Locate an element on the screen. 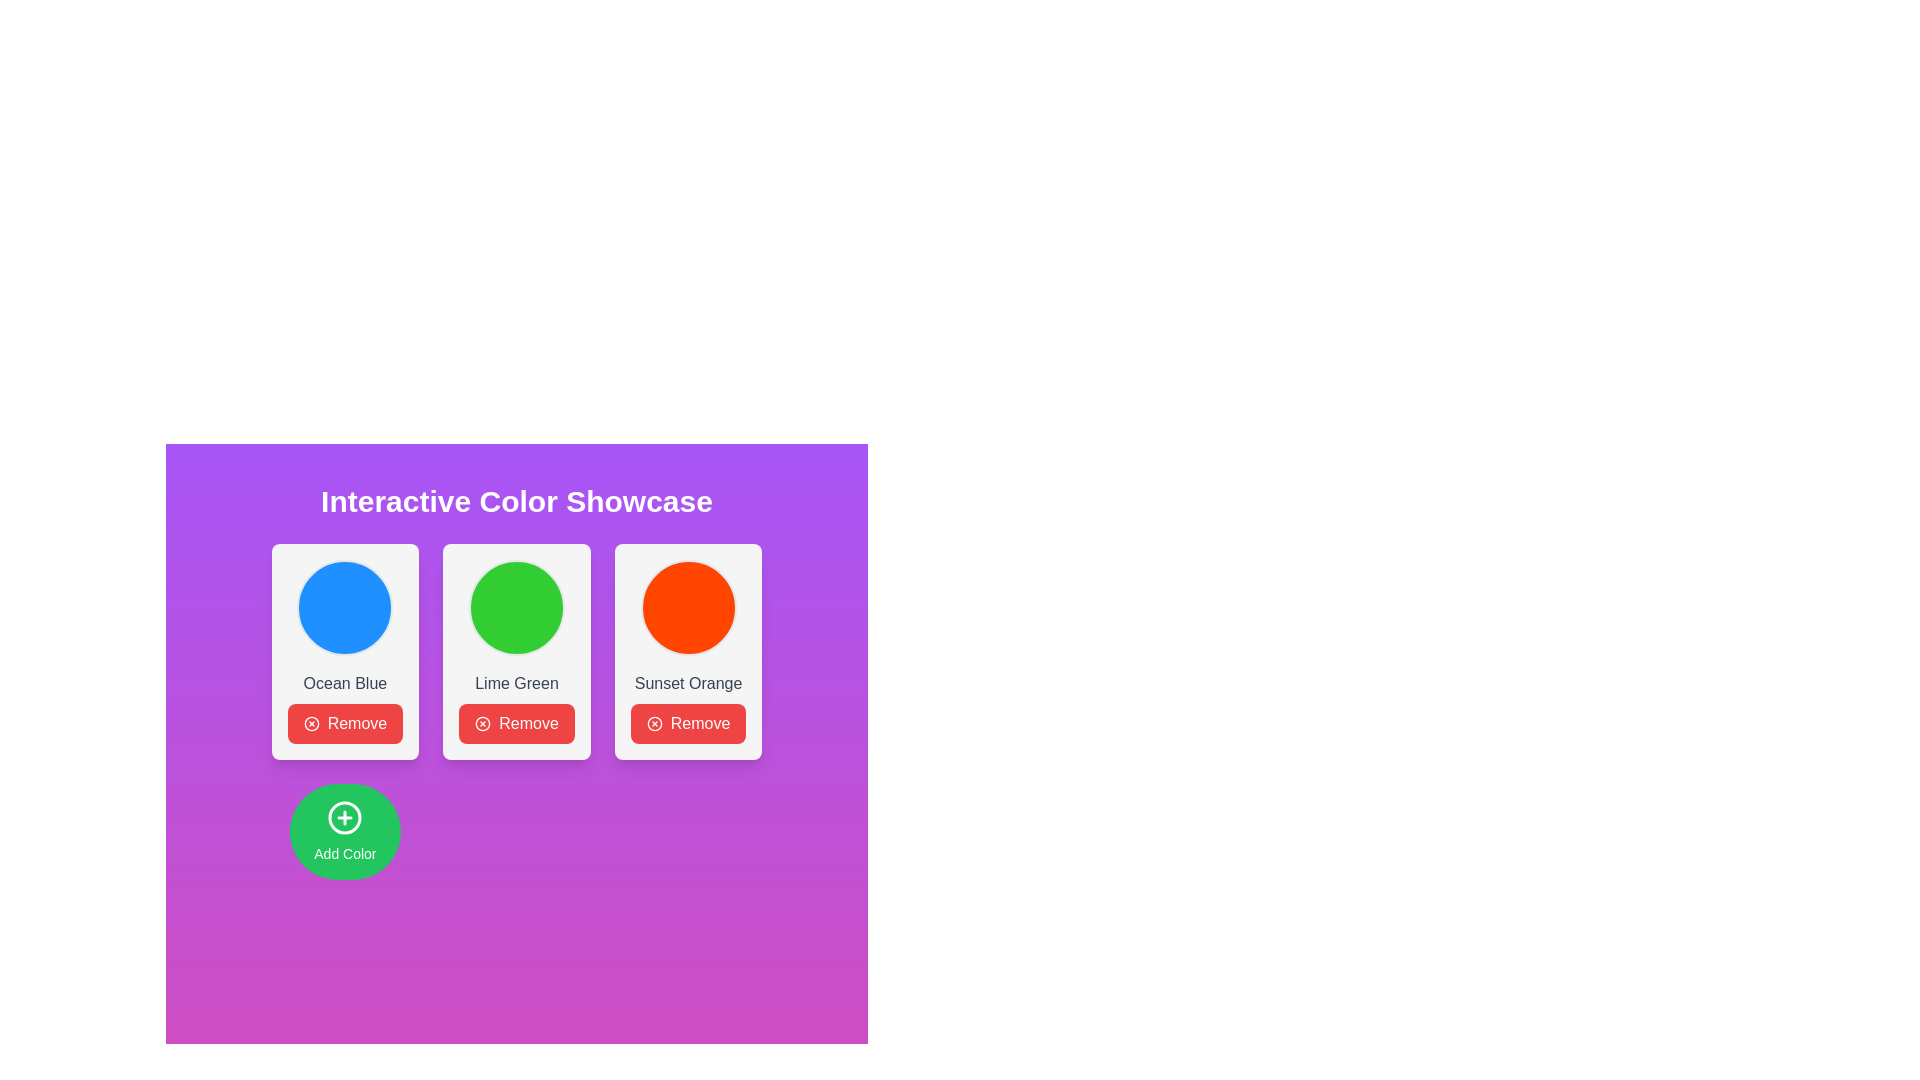  the second button below the green circular item labeled 'Lime Green' is located at coordinates (517, 711).